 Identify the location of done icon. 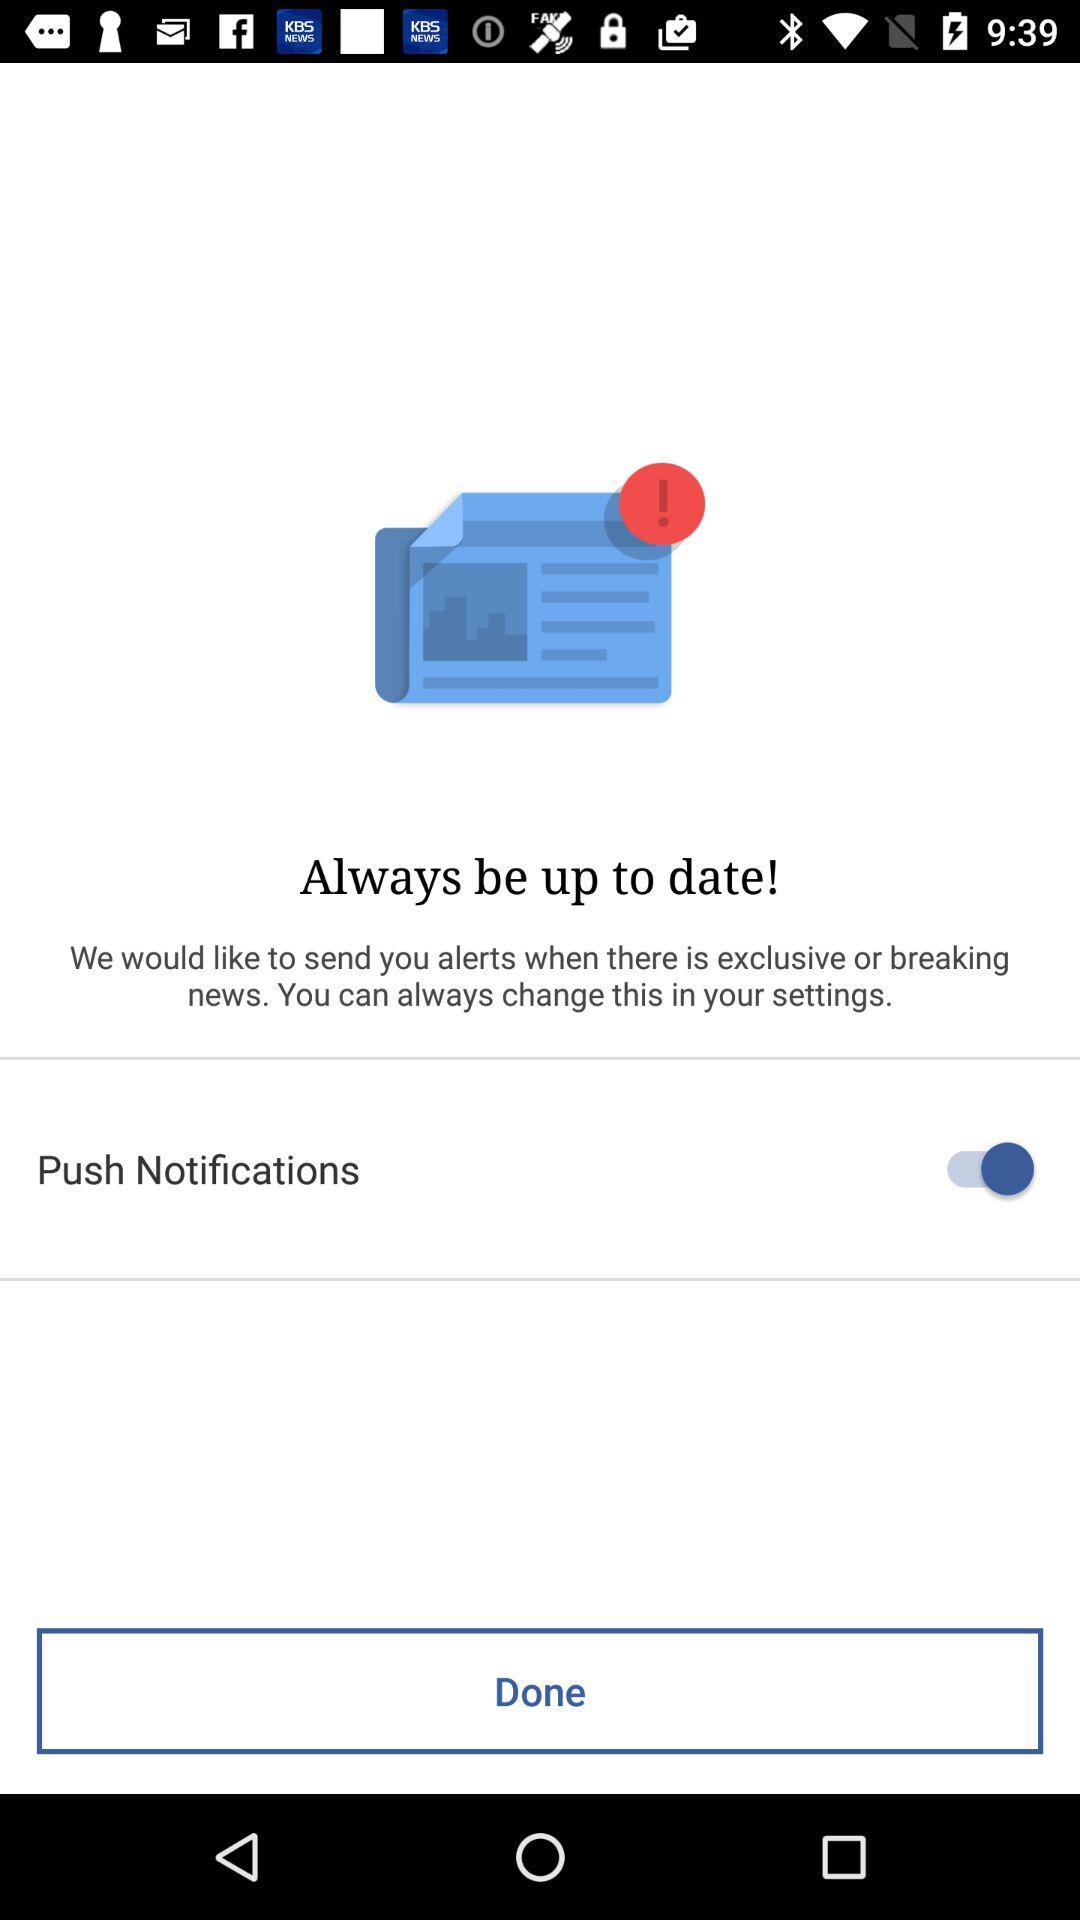
(540, 1690).